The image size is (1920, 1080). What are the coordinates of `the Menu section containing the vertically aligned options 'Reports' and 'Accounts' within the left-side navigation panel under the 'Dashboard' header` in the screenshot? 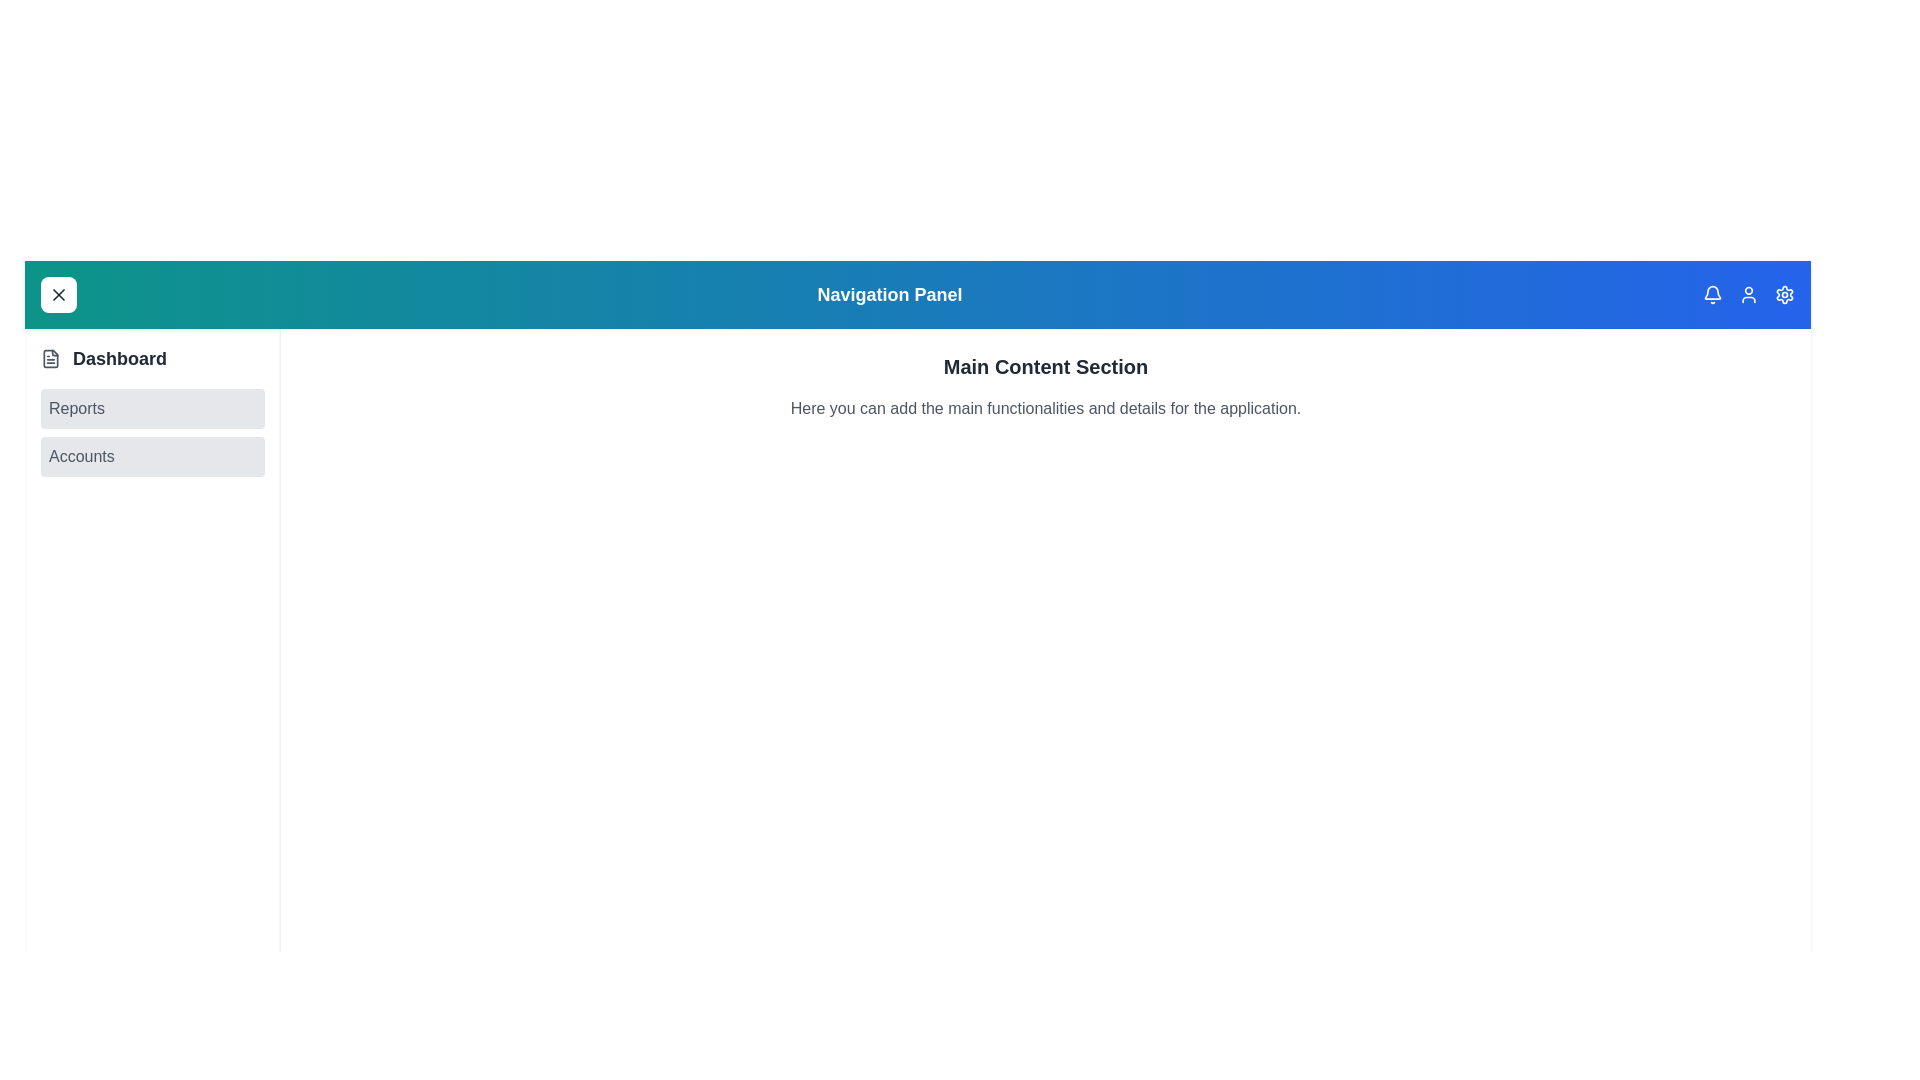 It's located at (152, 431).